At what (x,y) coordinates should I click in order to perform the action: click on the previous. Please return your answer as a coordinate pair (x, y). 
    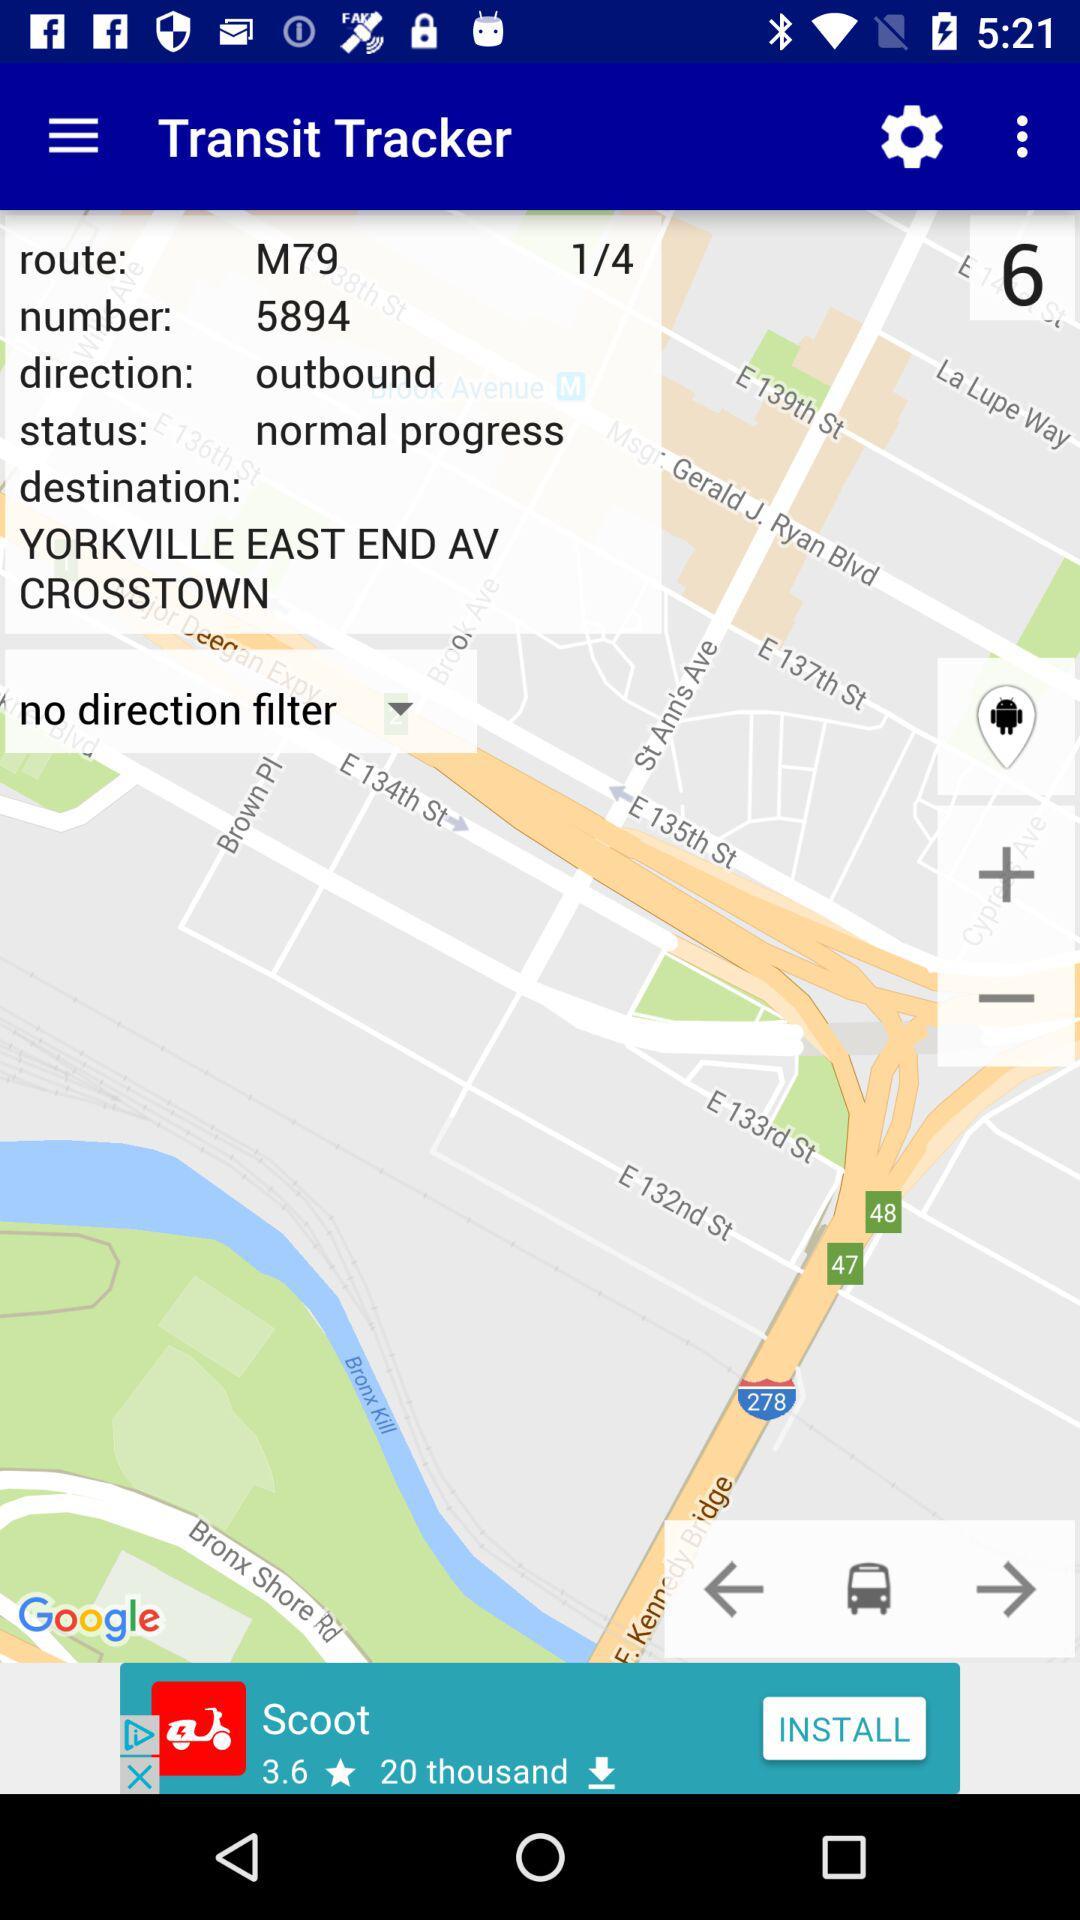
    Looking at the image, I should click on (733, 1587).